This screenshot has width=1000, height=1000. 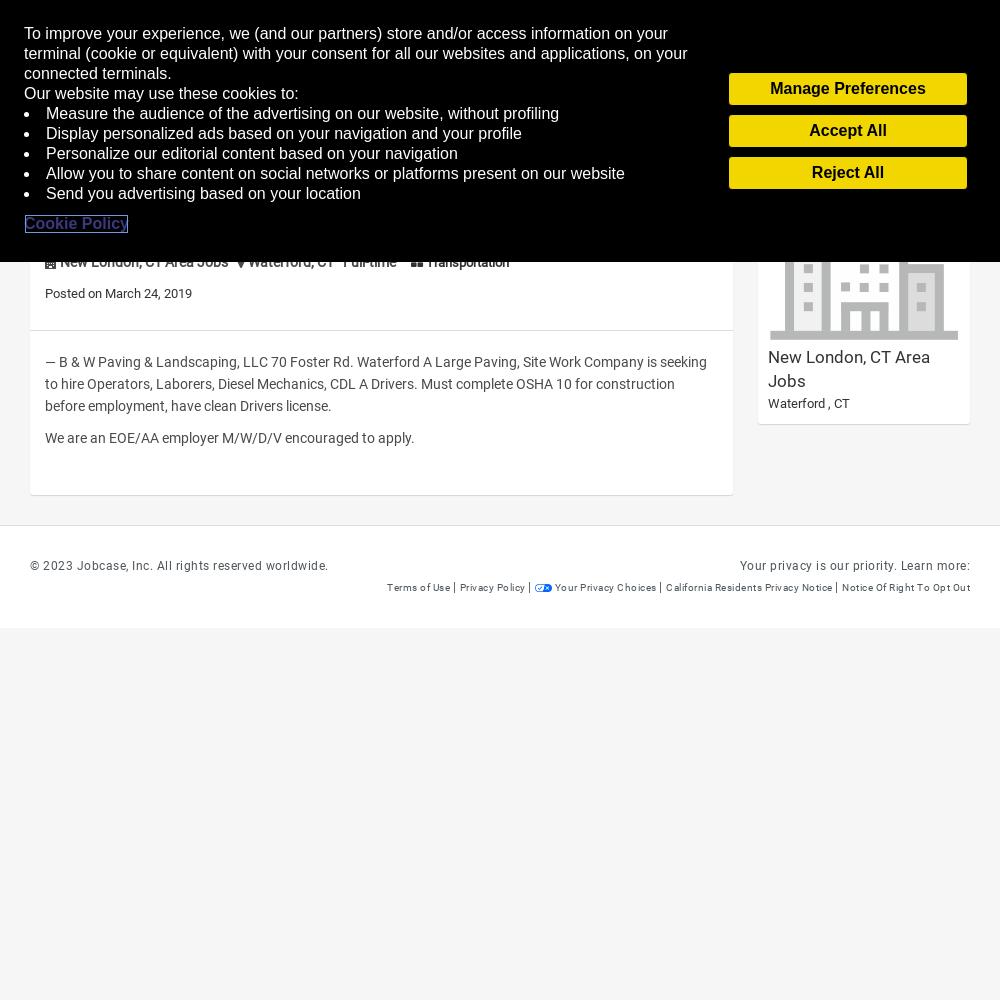 I want to click on 'Notice of Right to Opt Out', so click(x=906, y=586).